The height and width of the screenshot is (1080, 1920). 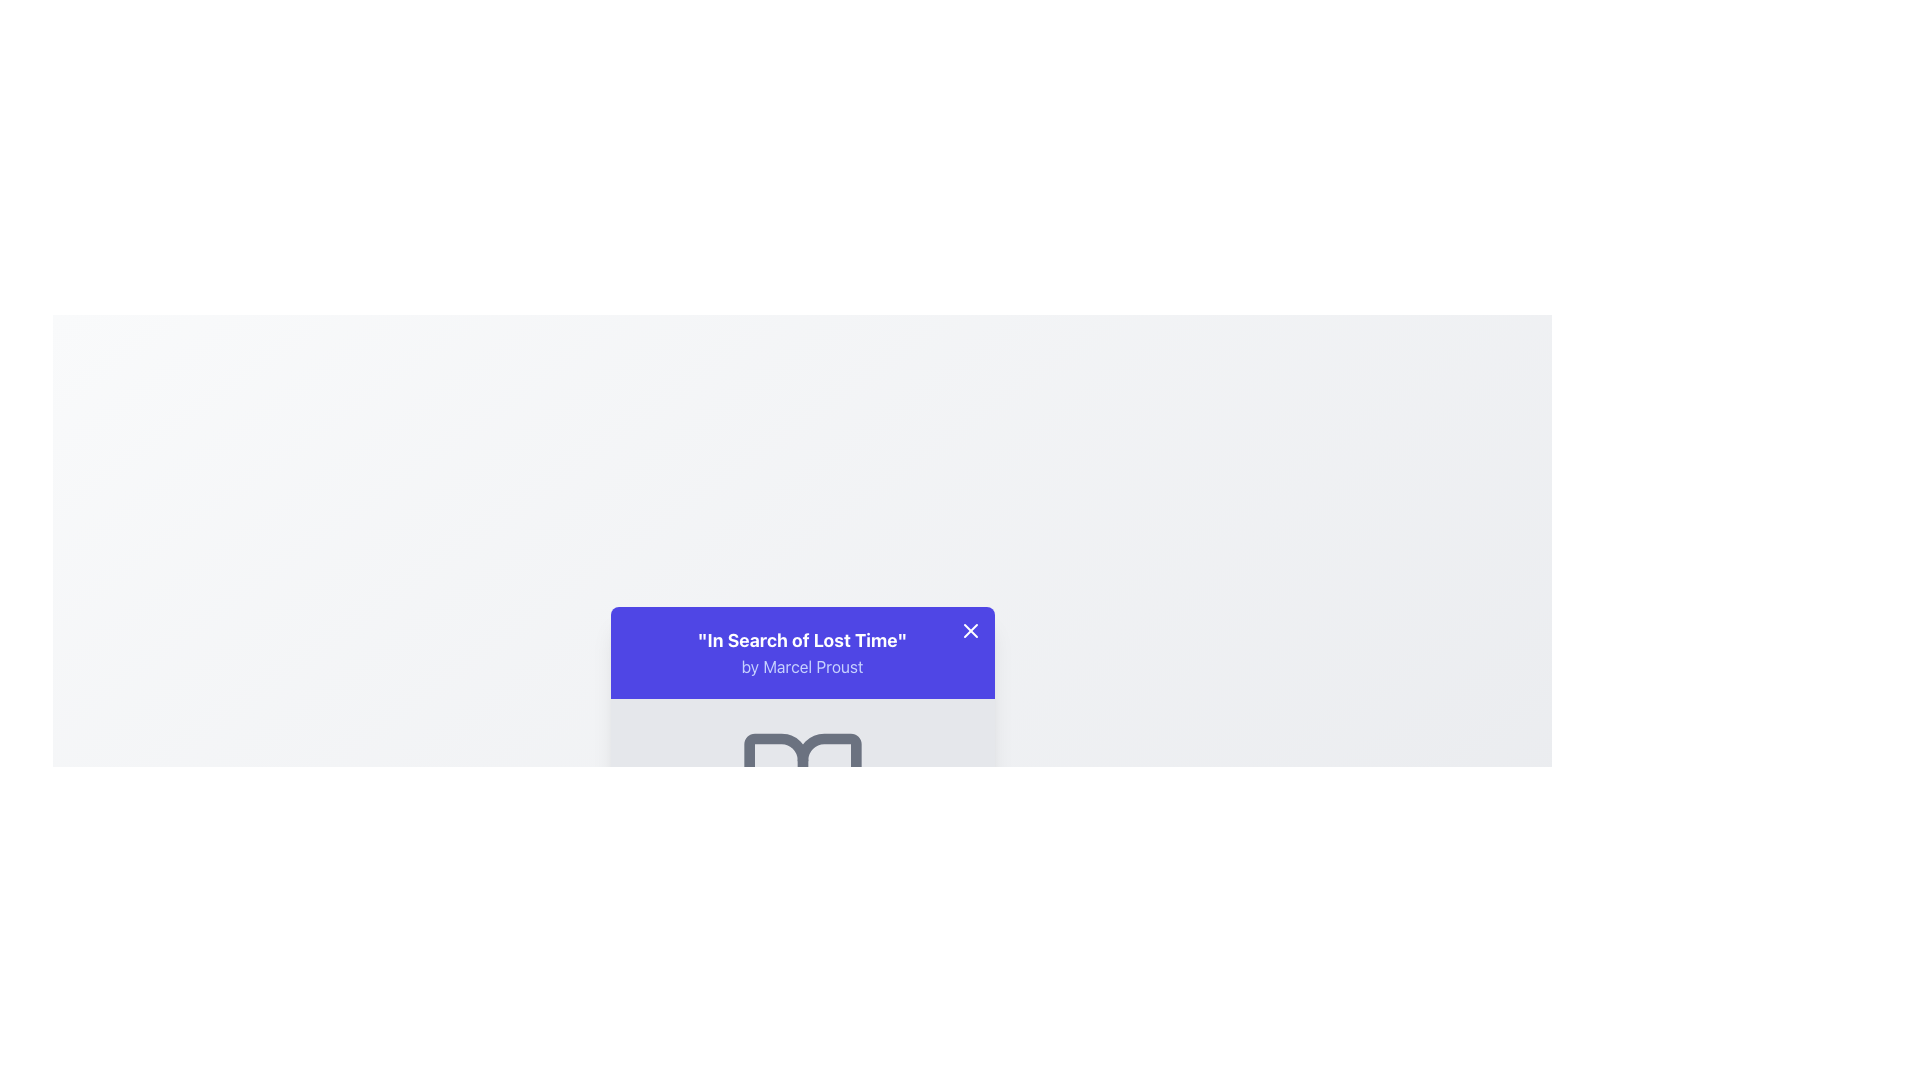 I want to click on the close icon located at the upper right of the blue banner containing the text 'In Search of Lost Time', so click(x=970, y=631).